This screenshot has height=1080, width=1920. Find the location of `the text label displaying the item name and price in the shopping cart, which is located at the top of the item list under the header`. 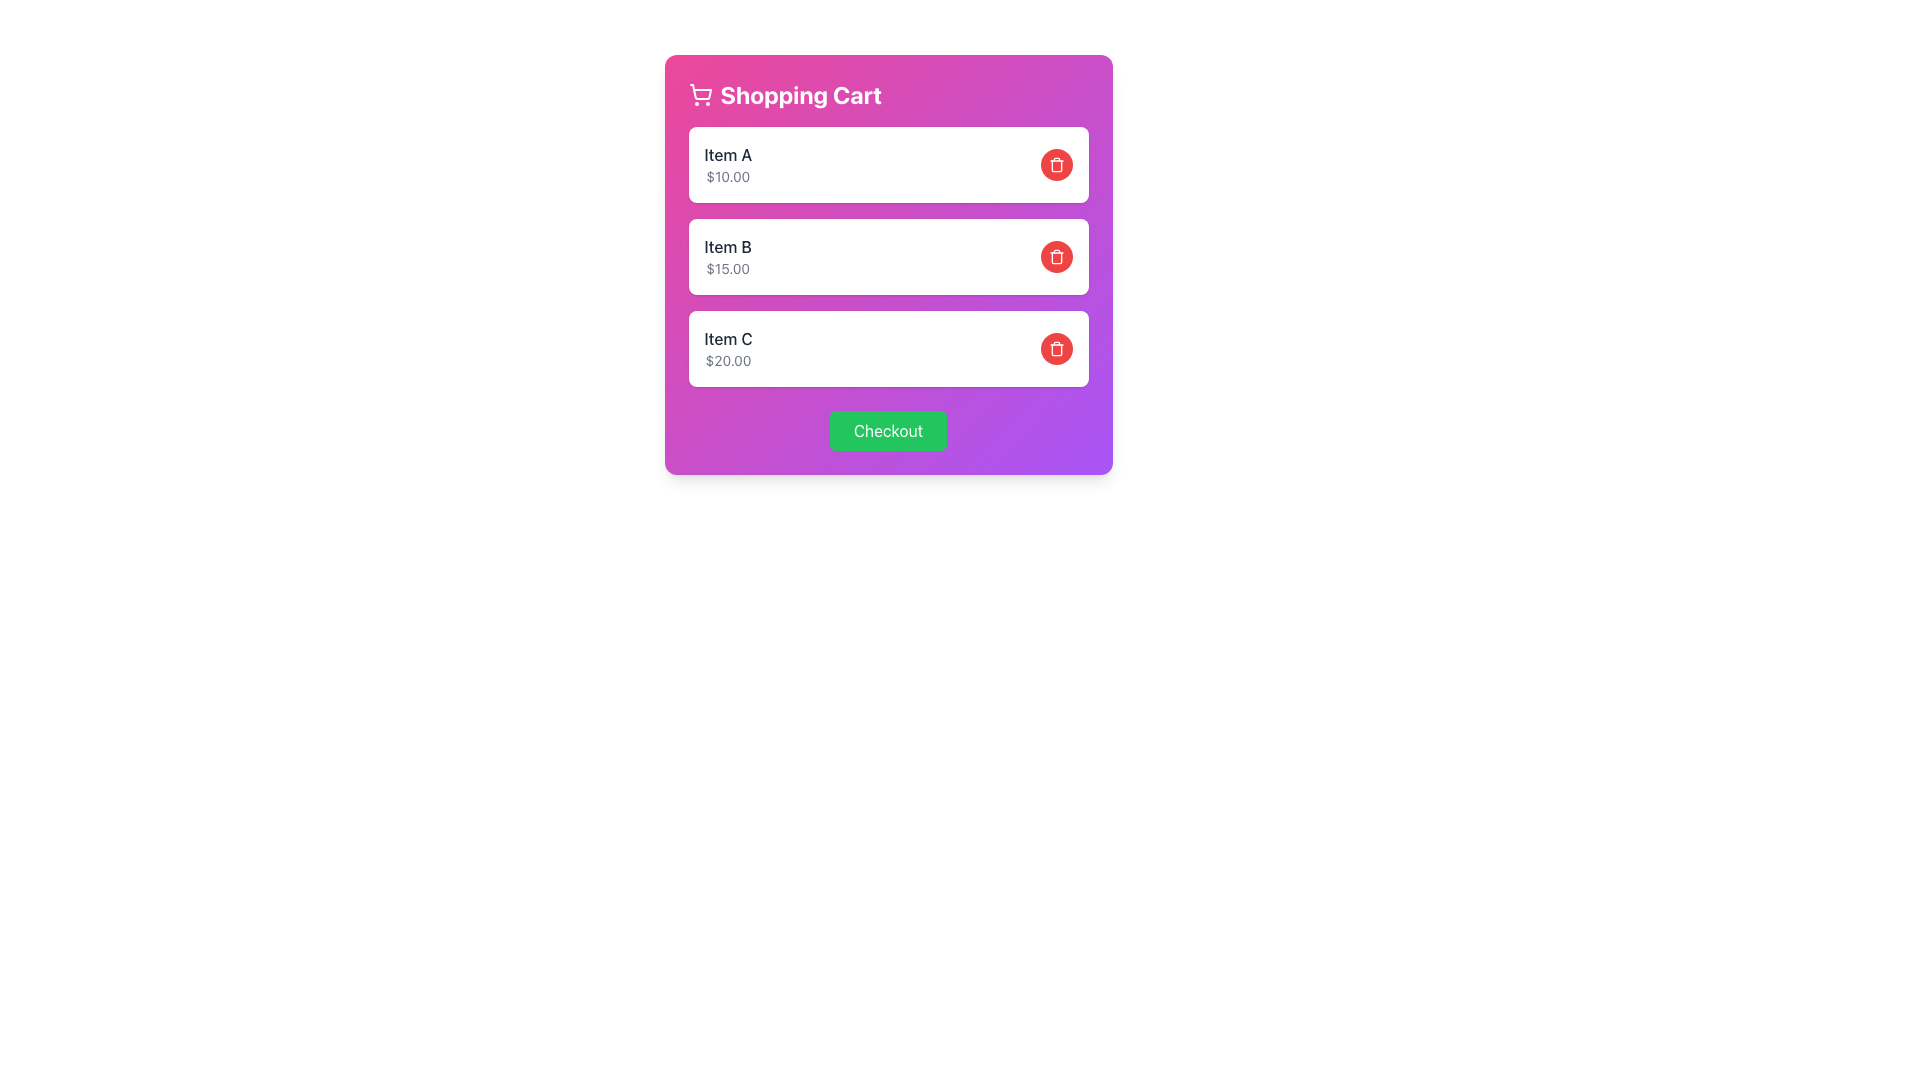

the text label displaying the item name and price in the shopping cart, which is located at the top of the item list under the header is located at coordinates (727, 164).